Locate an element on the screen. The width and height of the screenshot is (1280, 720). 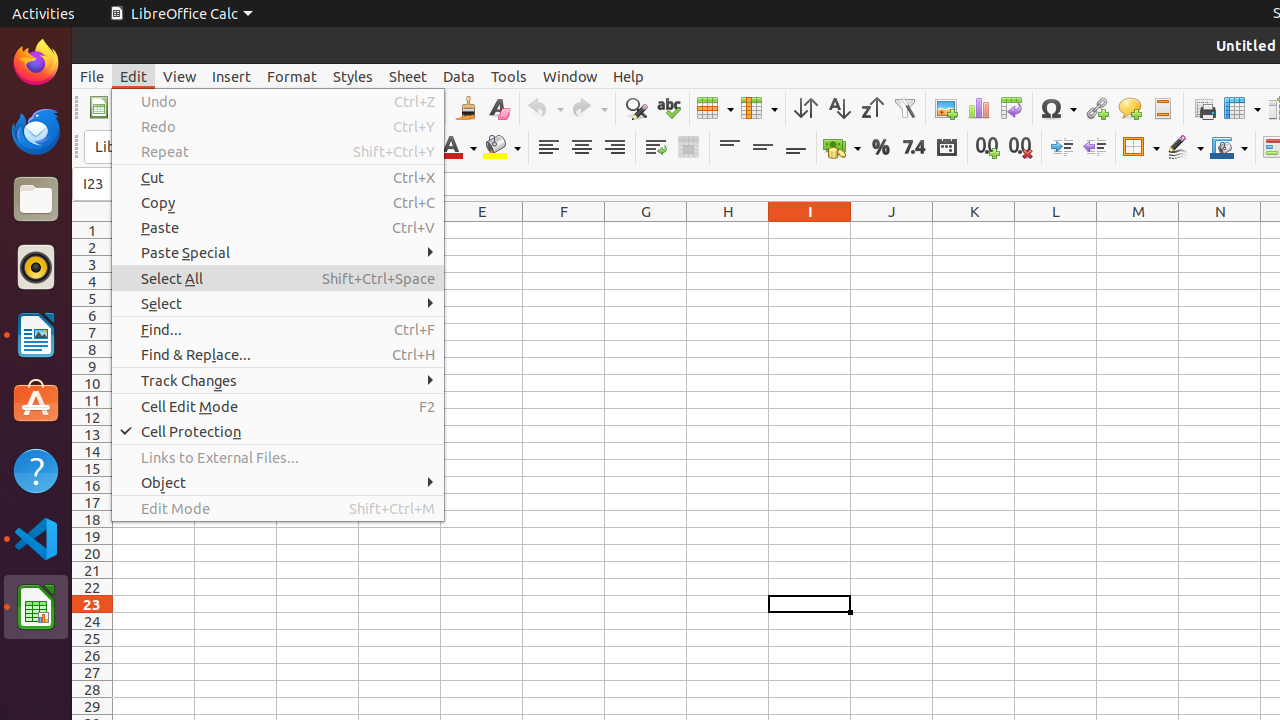
'Redo' is located at coordinates (277, 126).